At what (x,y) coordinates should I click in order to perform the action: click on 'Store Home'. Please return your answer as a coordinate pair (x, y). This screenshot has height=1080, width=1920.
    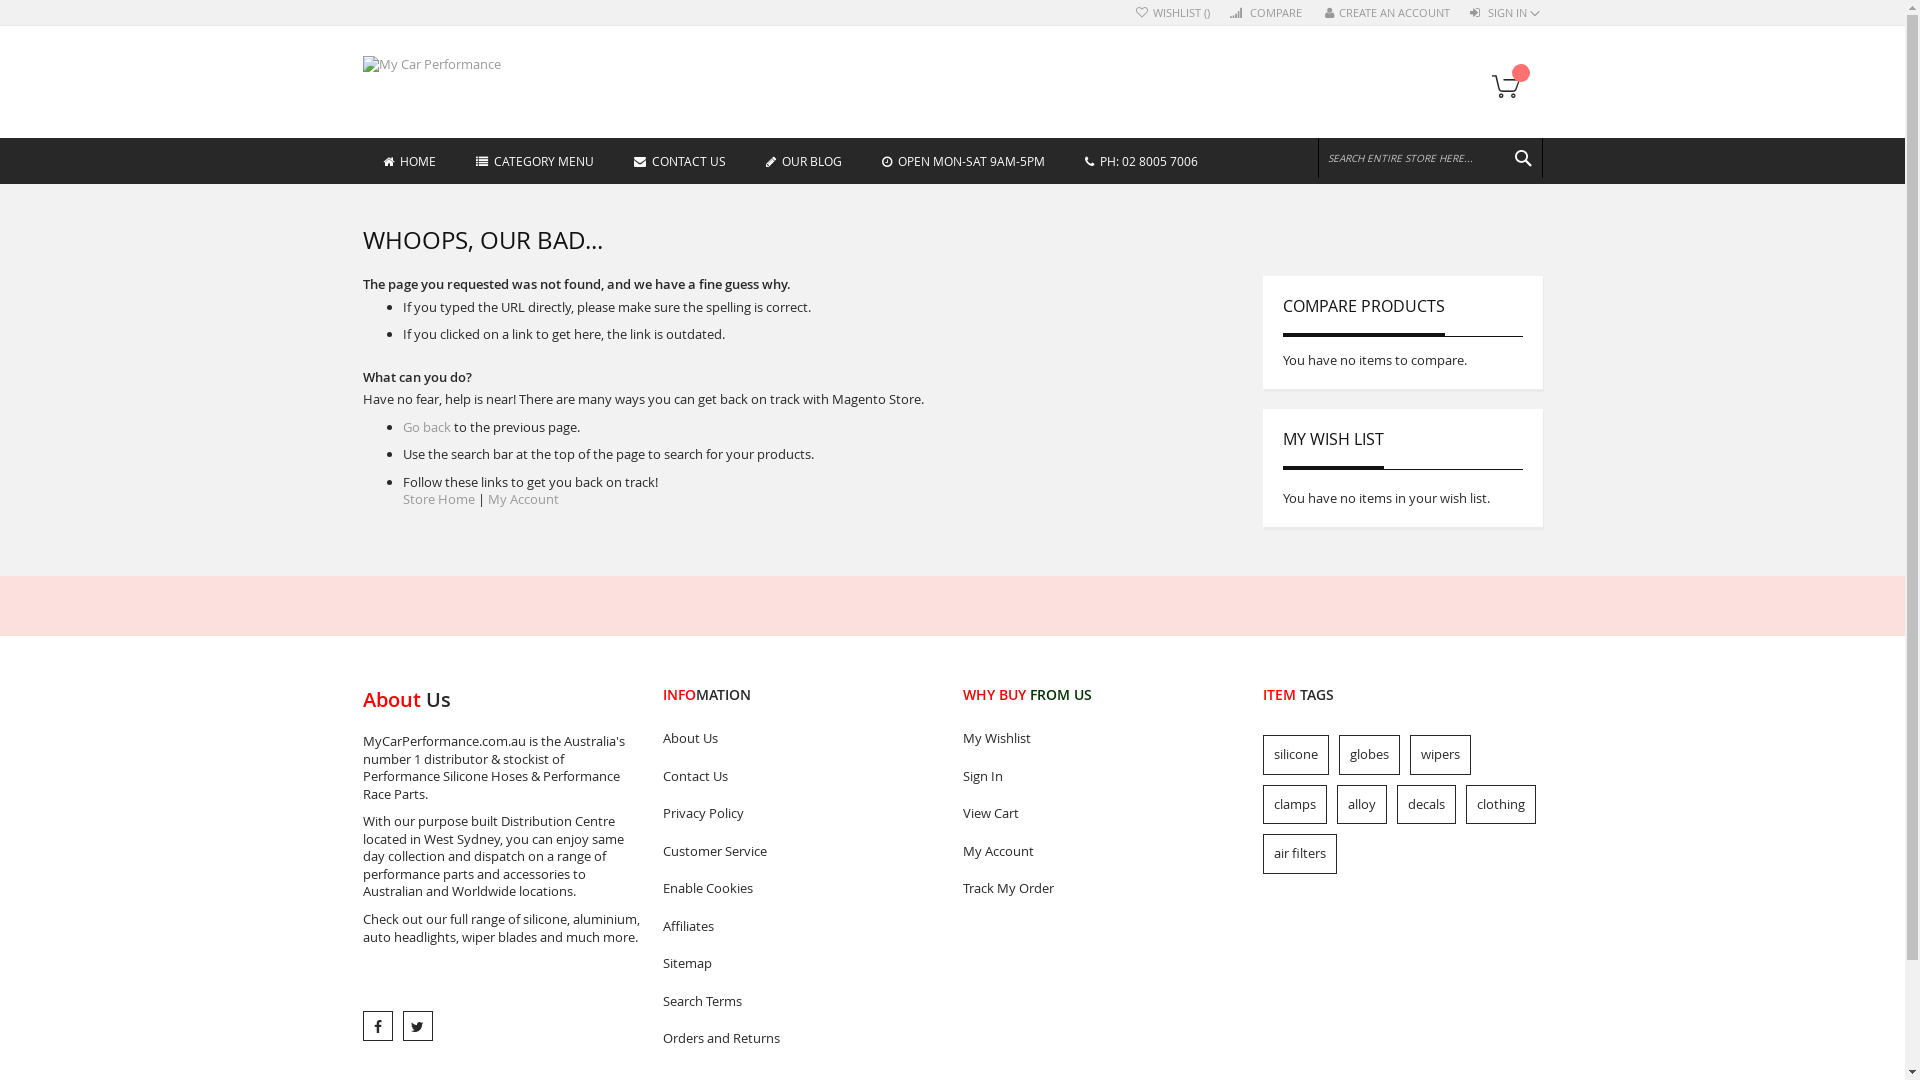
    Looking at the image, I should click on (436, 497).